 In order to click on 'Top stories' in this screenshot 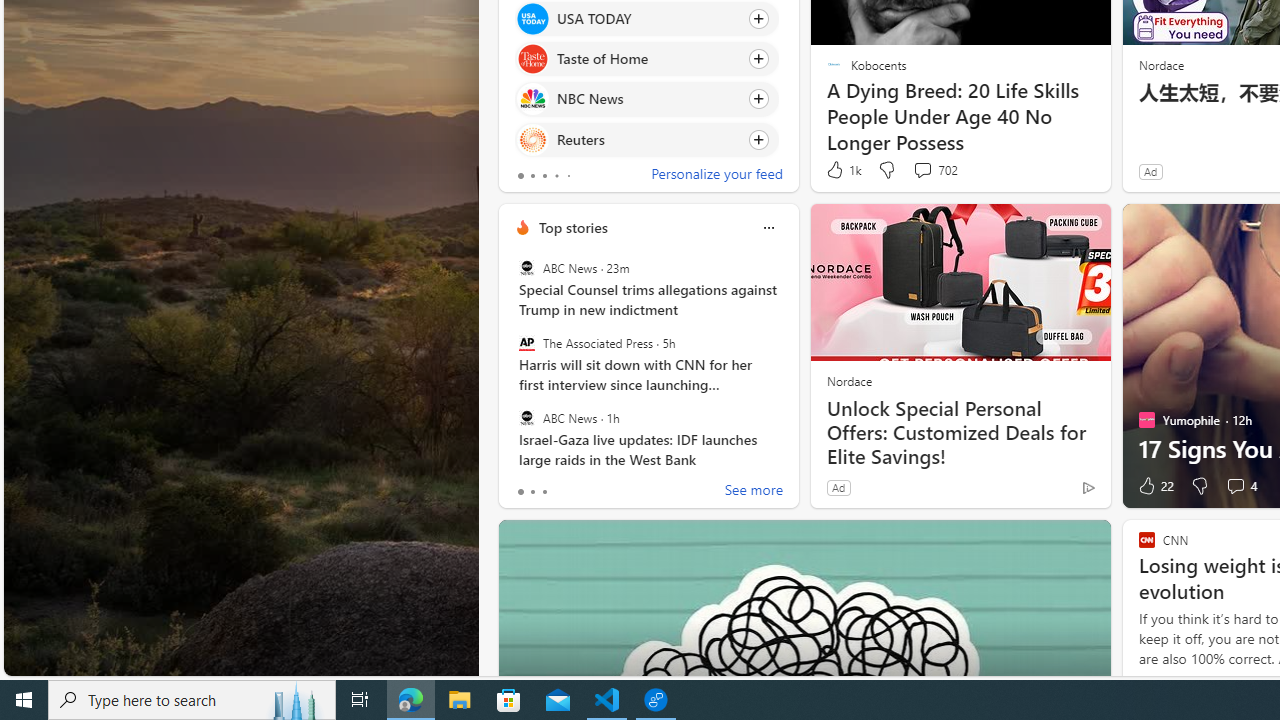, I will do `click(571, 226)`.